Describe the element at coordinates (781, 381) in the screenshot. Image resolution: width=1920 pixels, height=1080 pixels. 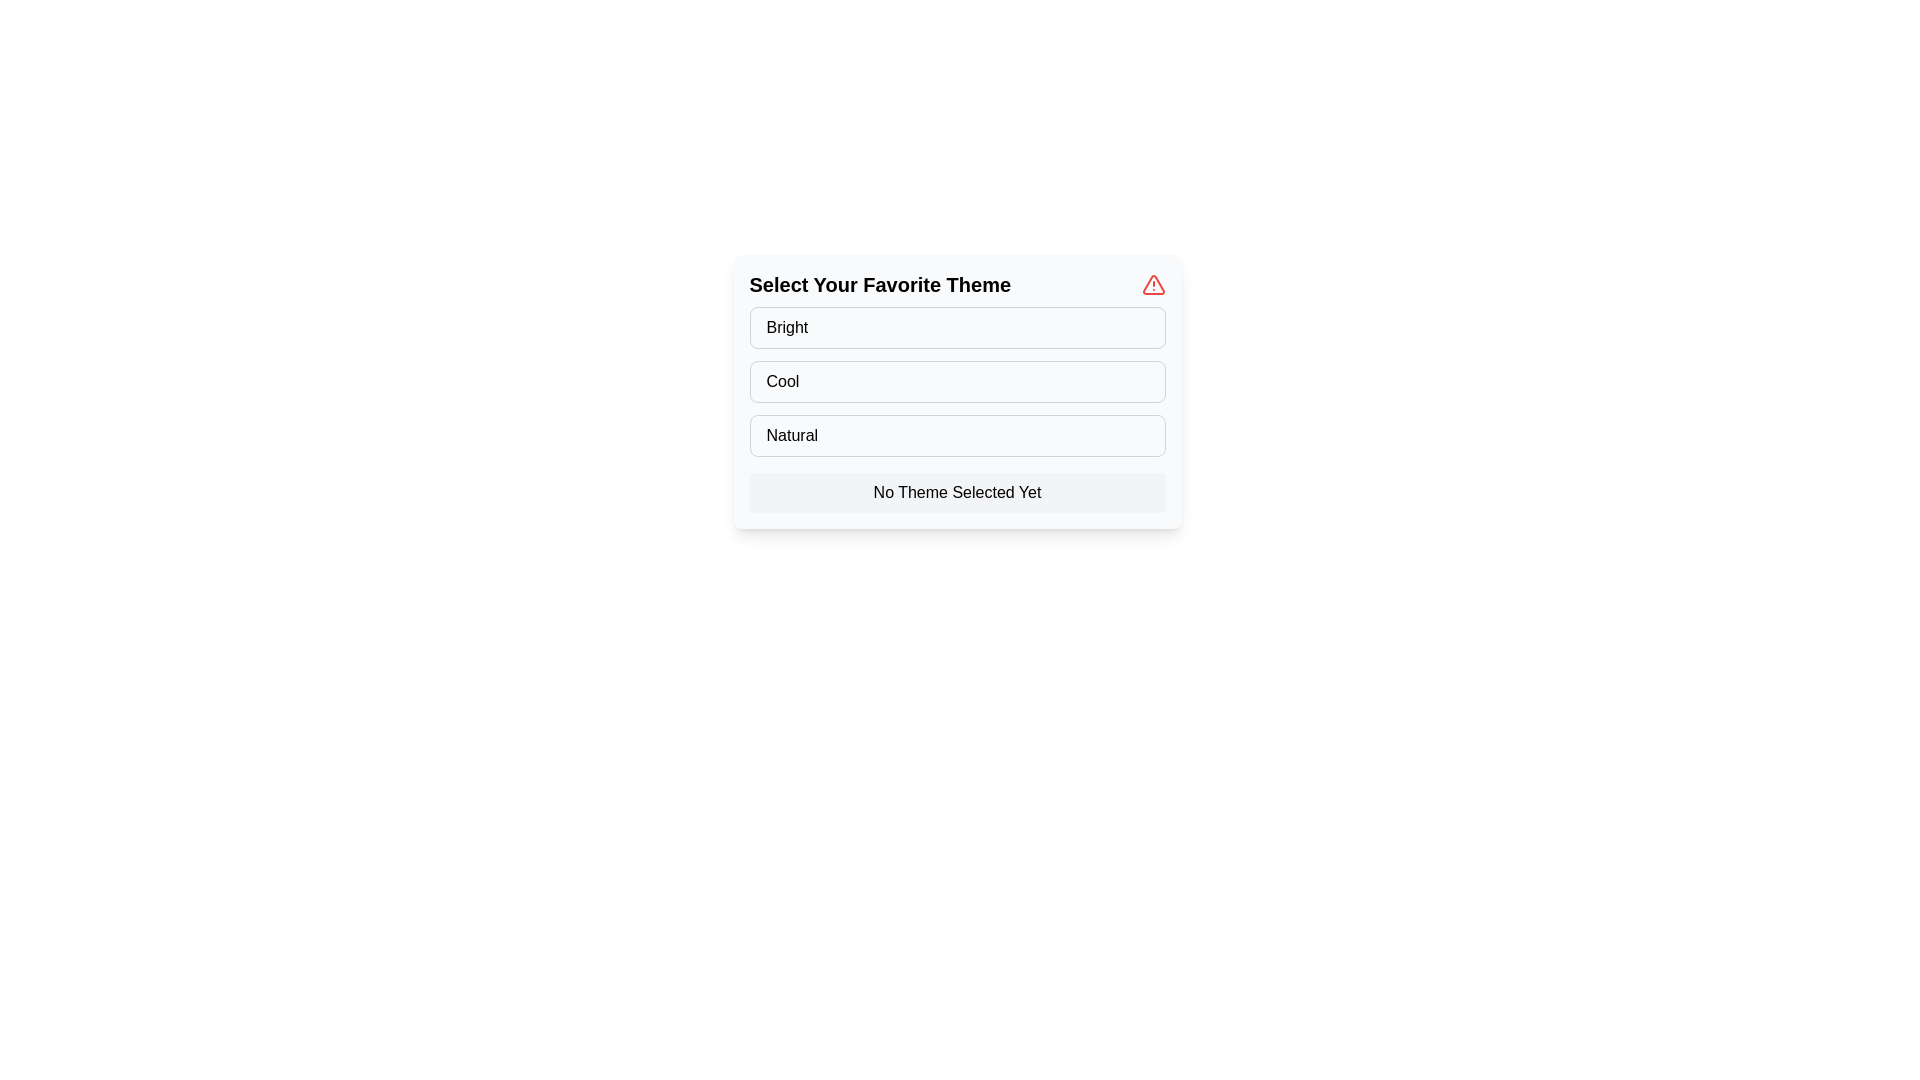
I see `the 'Cool.' text label, which is located inside the second choice option of the theme selection interface` at that location.